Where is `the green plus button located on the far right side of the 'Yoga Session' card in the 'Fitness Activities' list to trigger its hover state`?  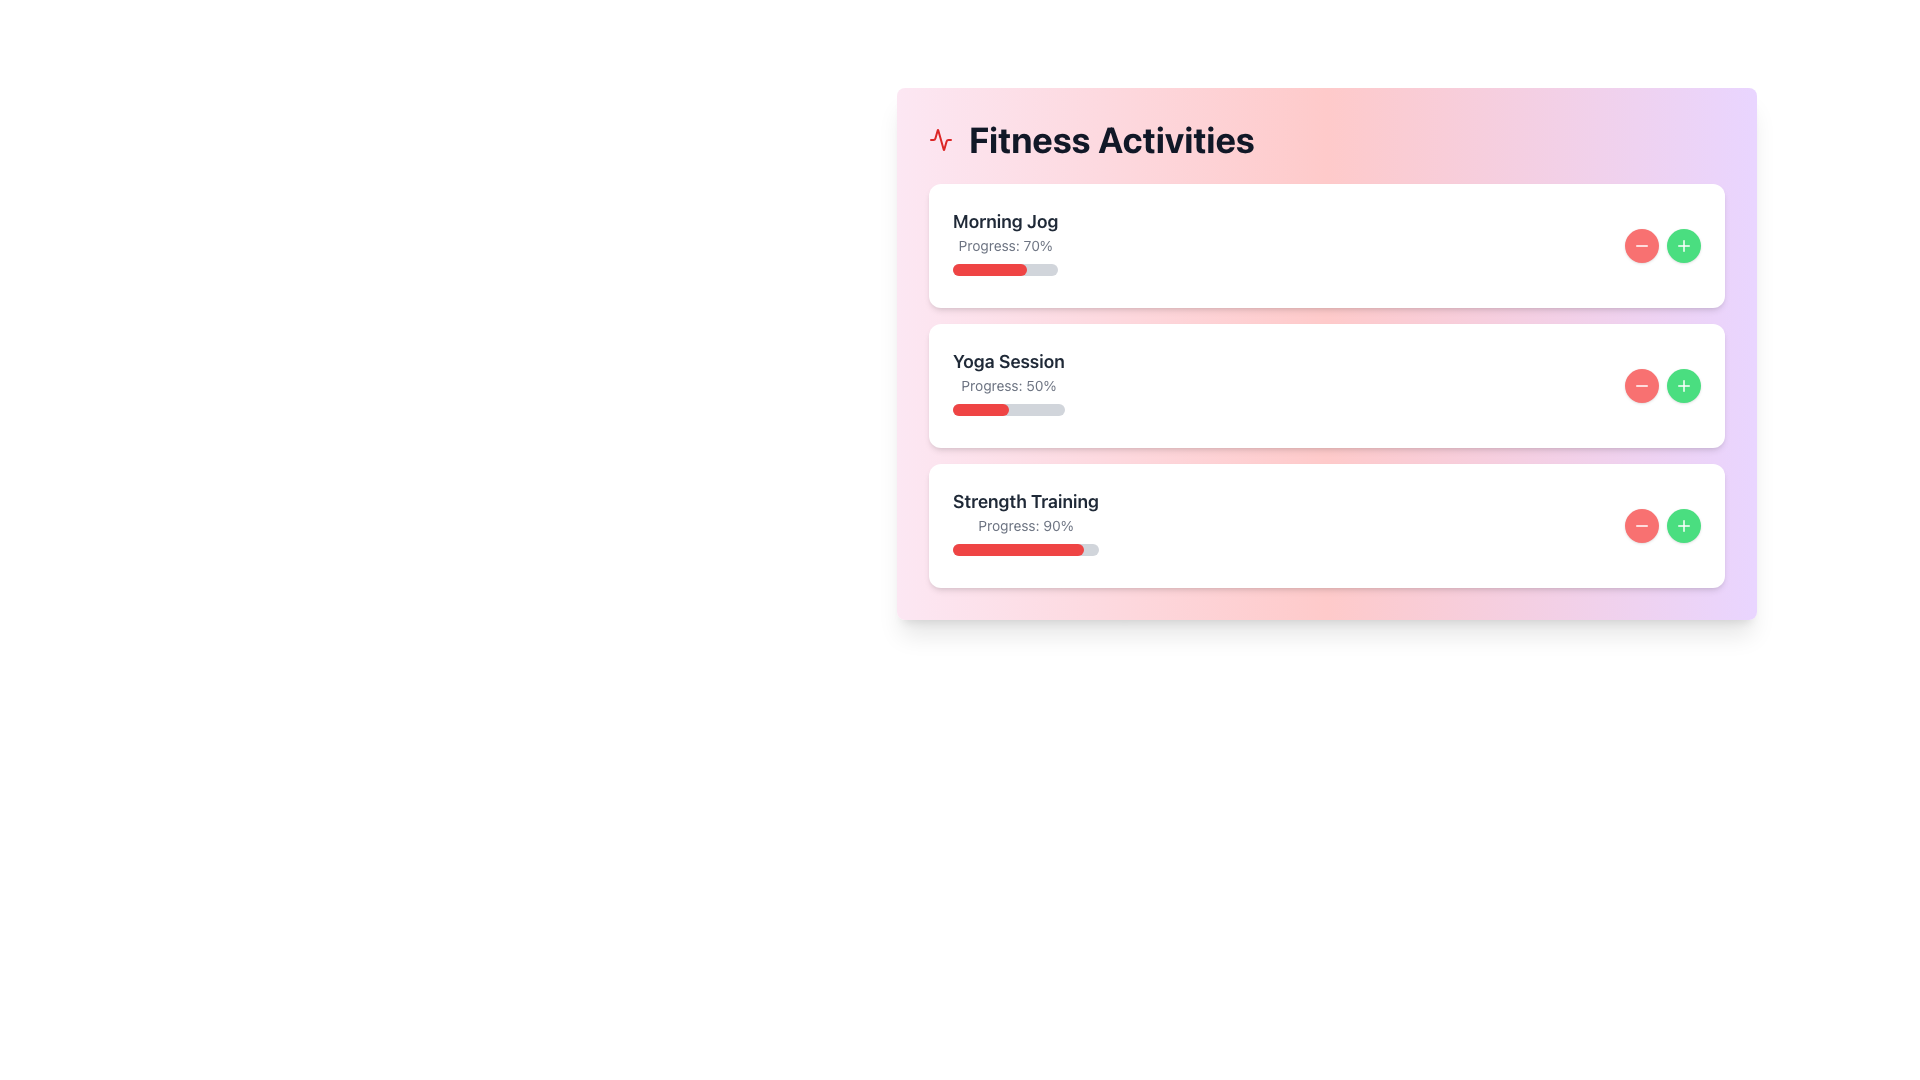
the green plus button located on the far right side of the 'Yoga Session' card in the 'Fitness Activities' list to trigger its hover state is located at coordinates (1662, 385).